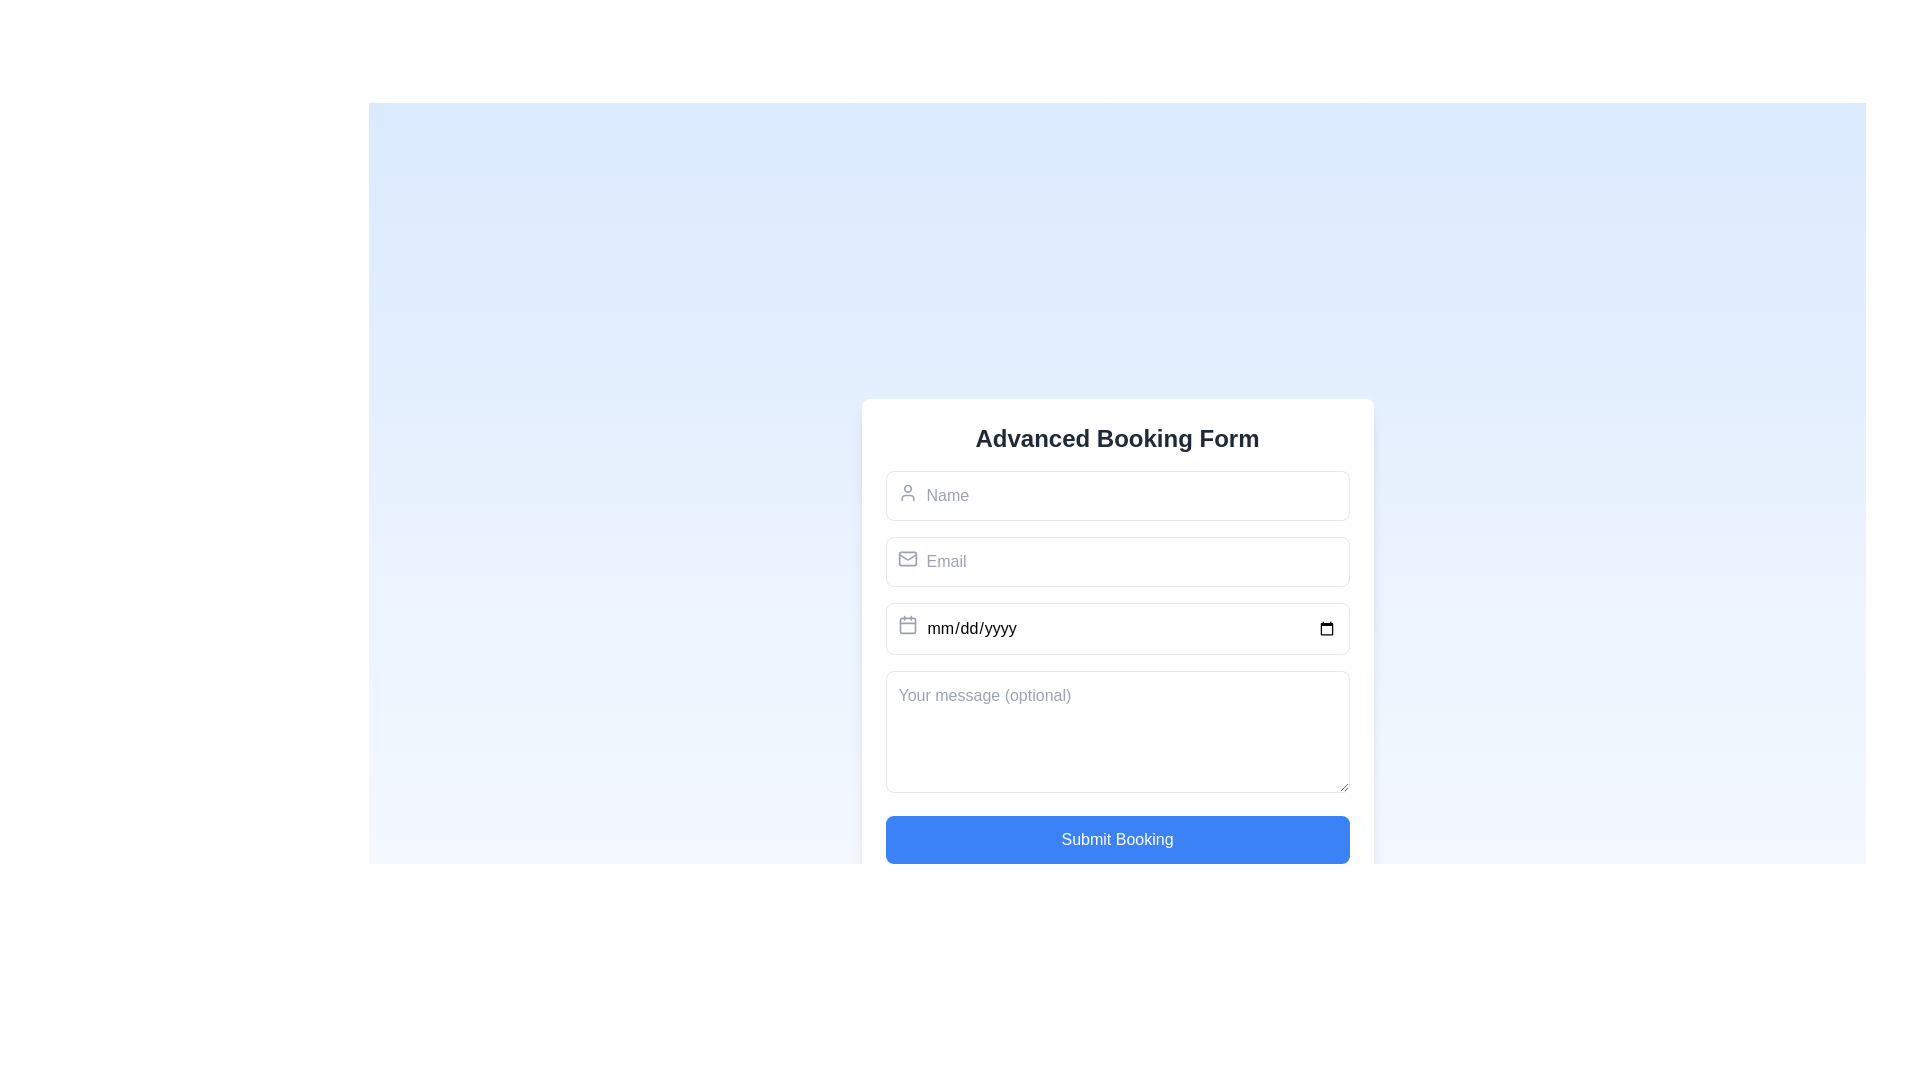 This screenshot has width=1920, height=1080. What do you see at coordinates (906, 558) in the screenshot?
I see `the envelope icon located to the left of the 'Email' input field, which is styled in gray and serves as an indicator for the input type` at bounding box center [906, 558].